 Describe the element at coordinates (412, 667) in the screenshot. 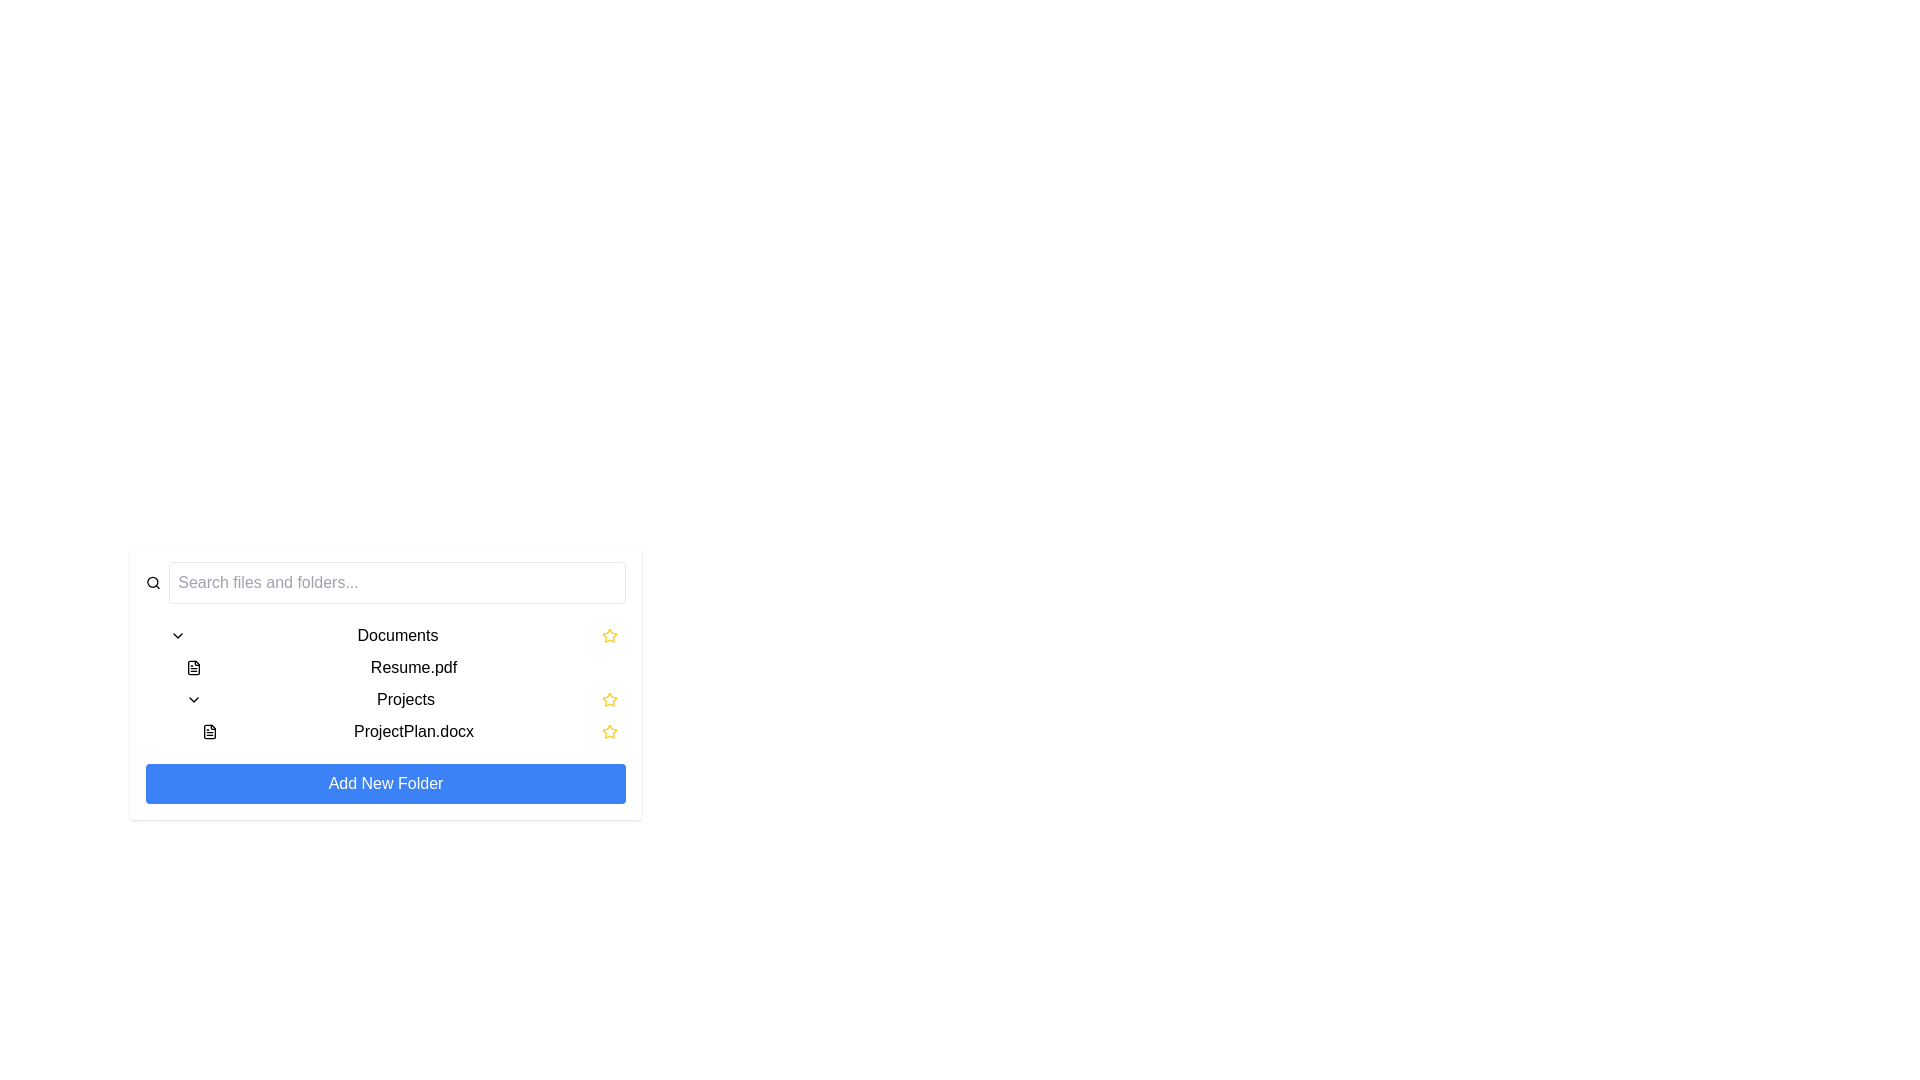

I see `the plain text label 'Resume.pdf' located under the 'Documents' category and above the 'Projects' section` at that location.